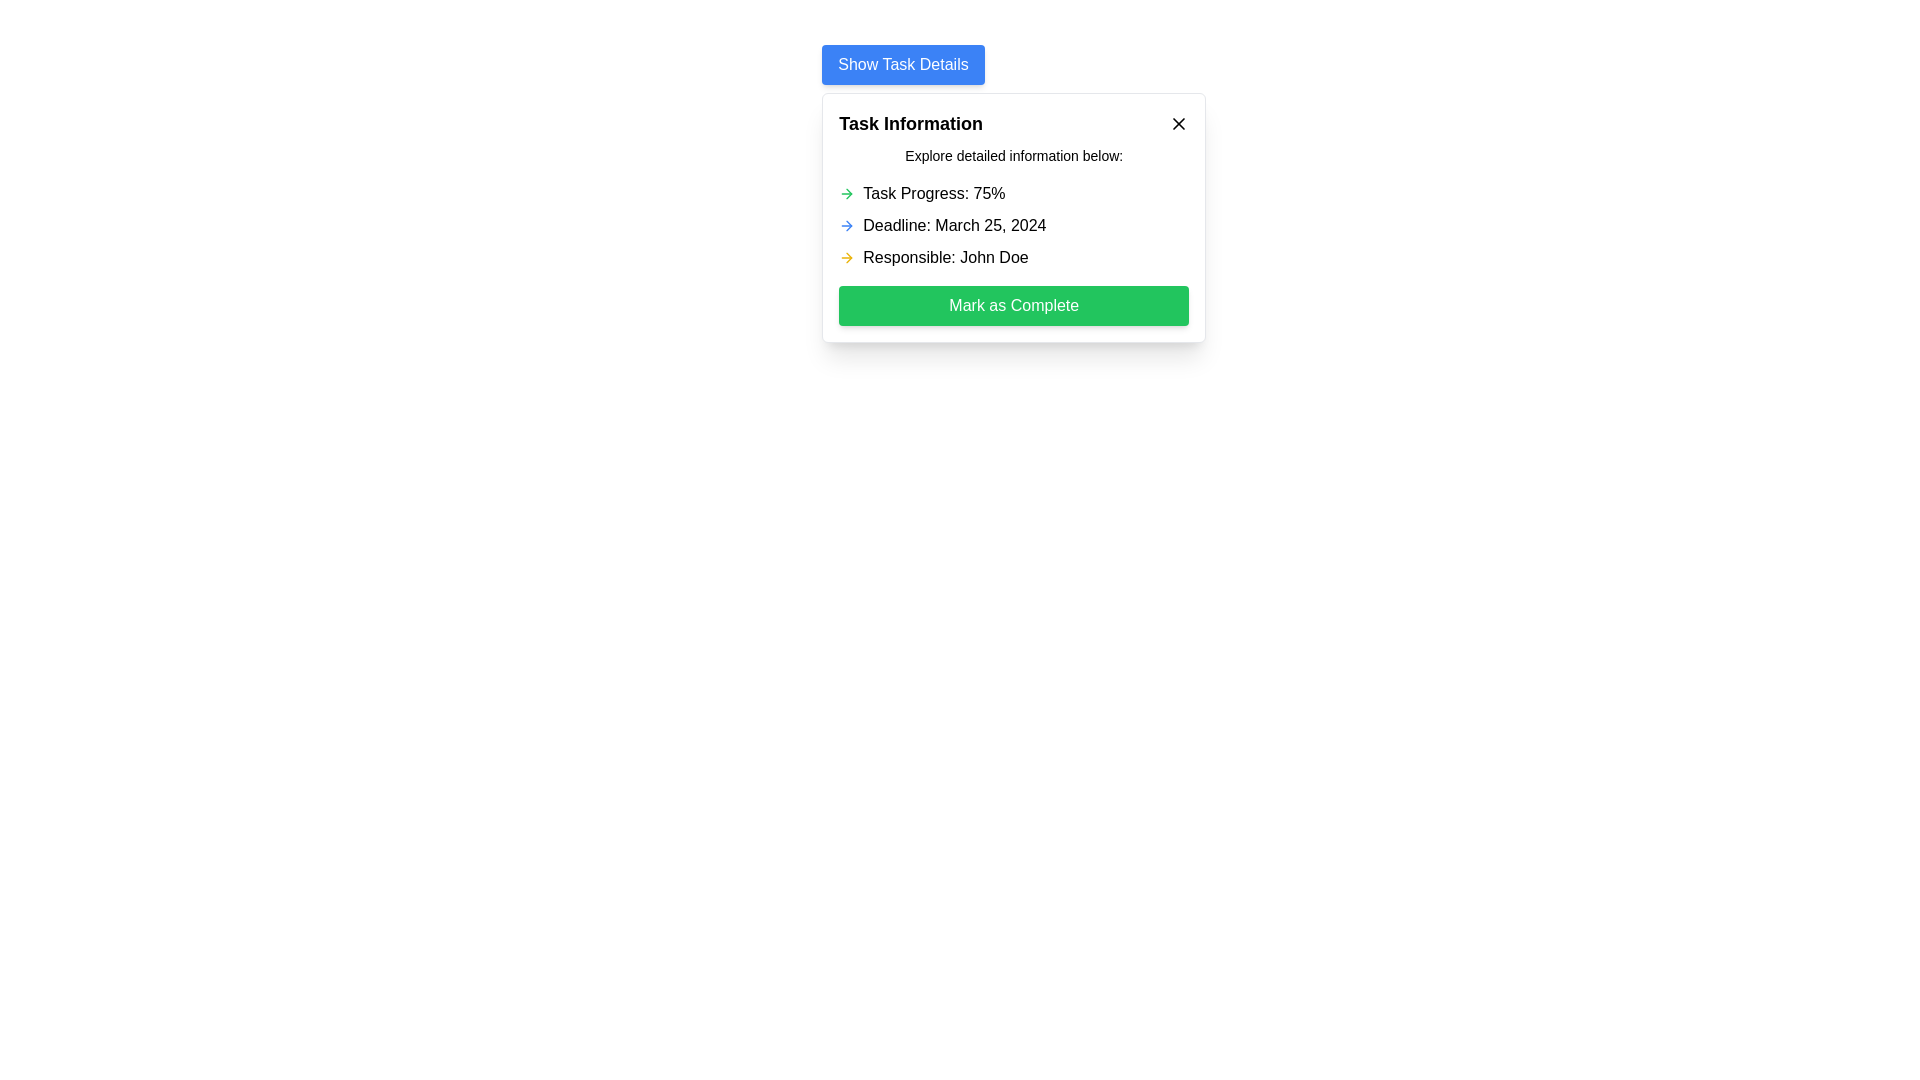 The height and width of the screenshot is (1080, 1920). I want to click on the appearance of the arrow icon located to the left of the deadline text 'Deadline: March 25, 2024', so click(847, 225).